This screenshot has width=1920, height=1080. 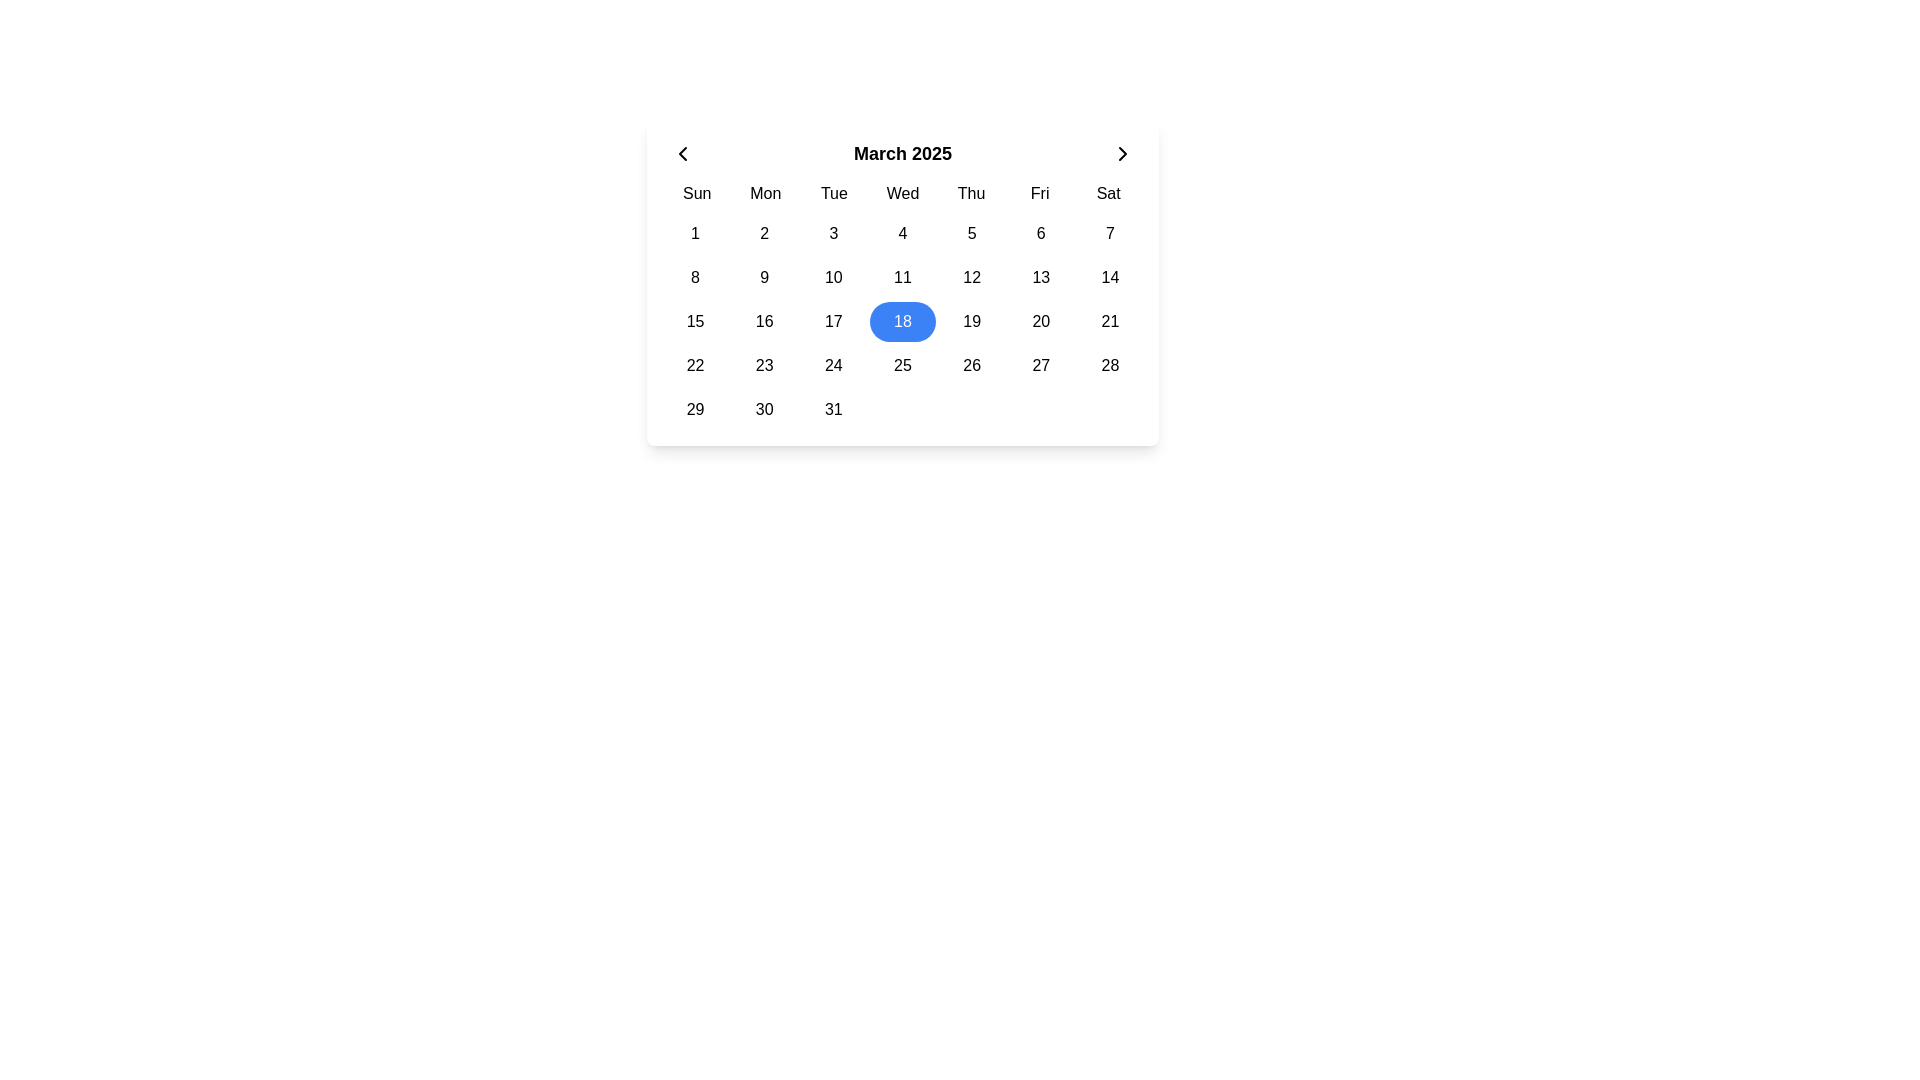 What do you see at coordinates (1040, 366) in the screenshot?
I see `the circular button labeled '27'` at bounding box center [1040, 366].